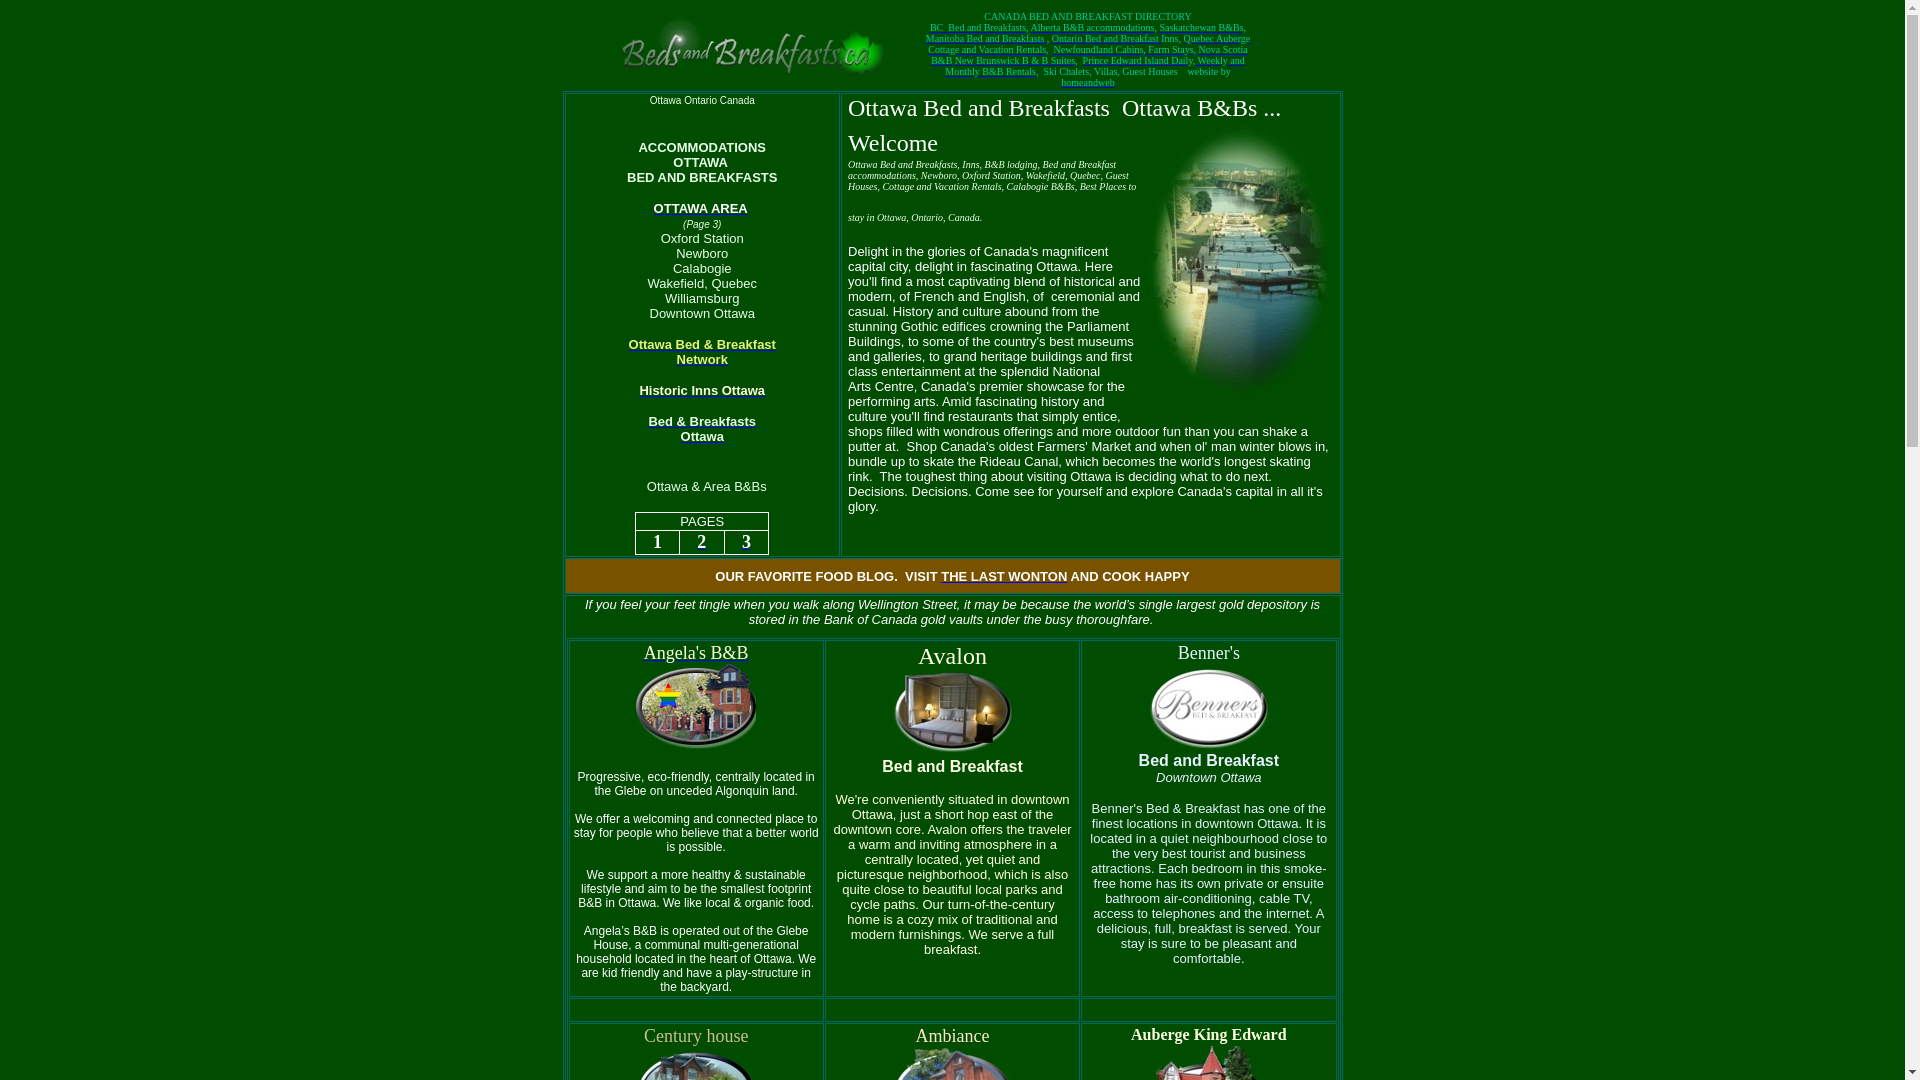 Image resolution: width=1920 pixels, height=1080 pixels. What do you see at coordinates (1105, 36) in the screenshot?
I see `'Ontario Bed and Breakfast'` at bounding box center [1105, 36].